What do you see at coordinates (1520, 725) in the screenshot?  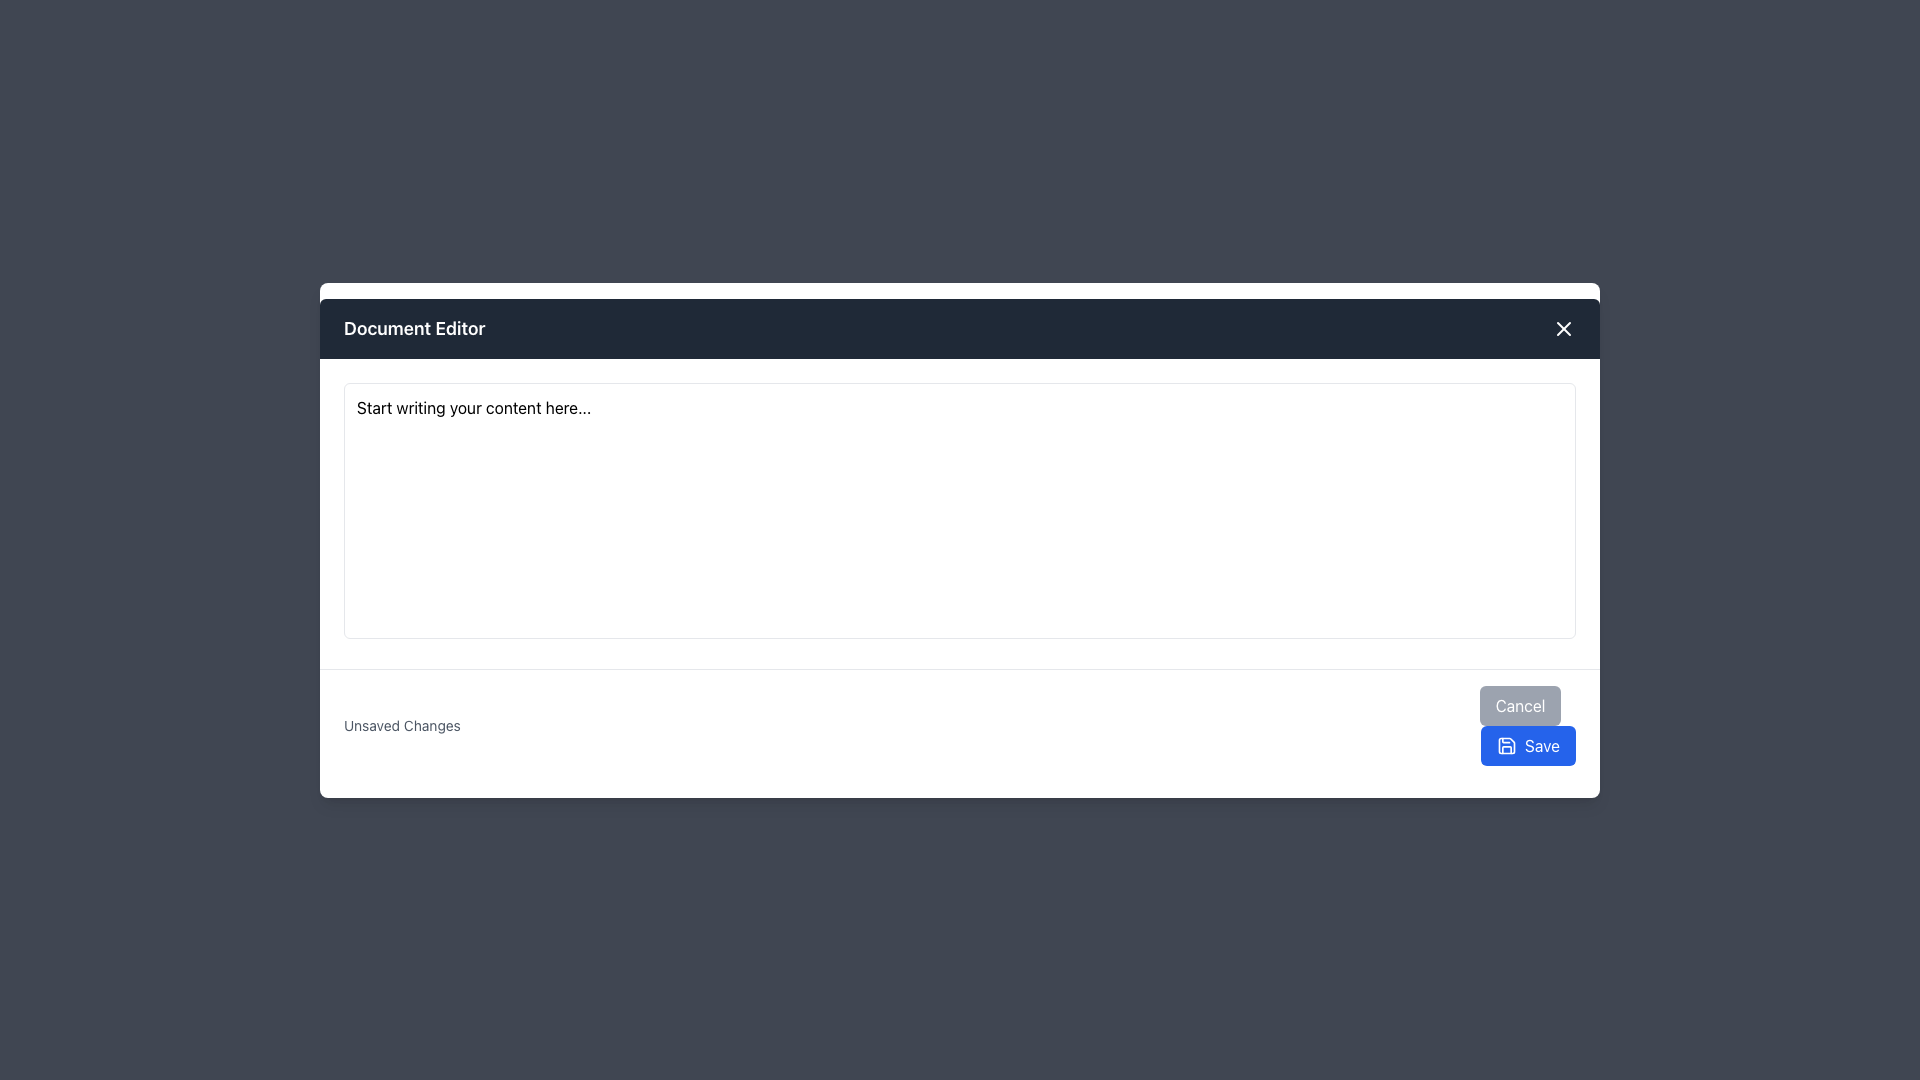 I see `the 'Save' button located in the bottom-right corner of the modal interface, adjacent to the 'Cancel' button, to confirm changes` at bounding box center [1520, 725].